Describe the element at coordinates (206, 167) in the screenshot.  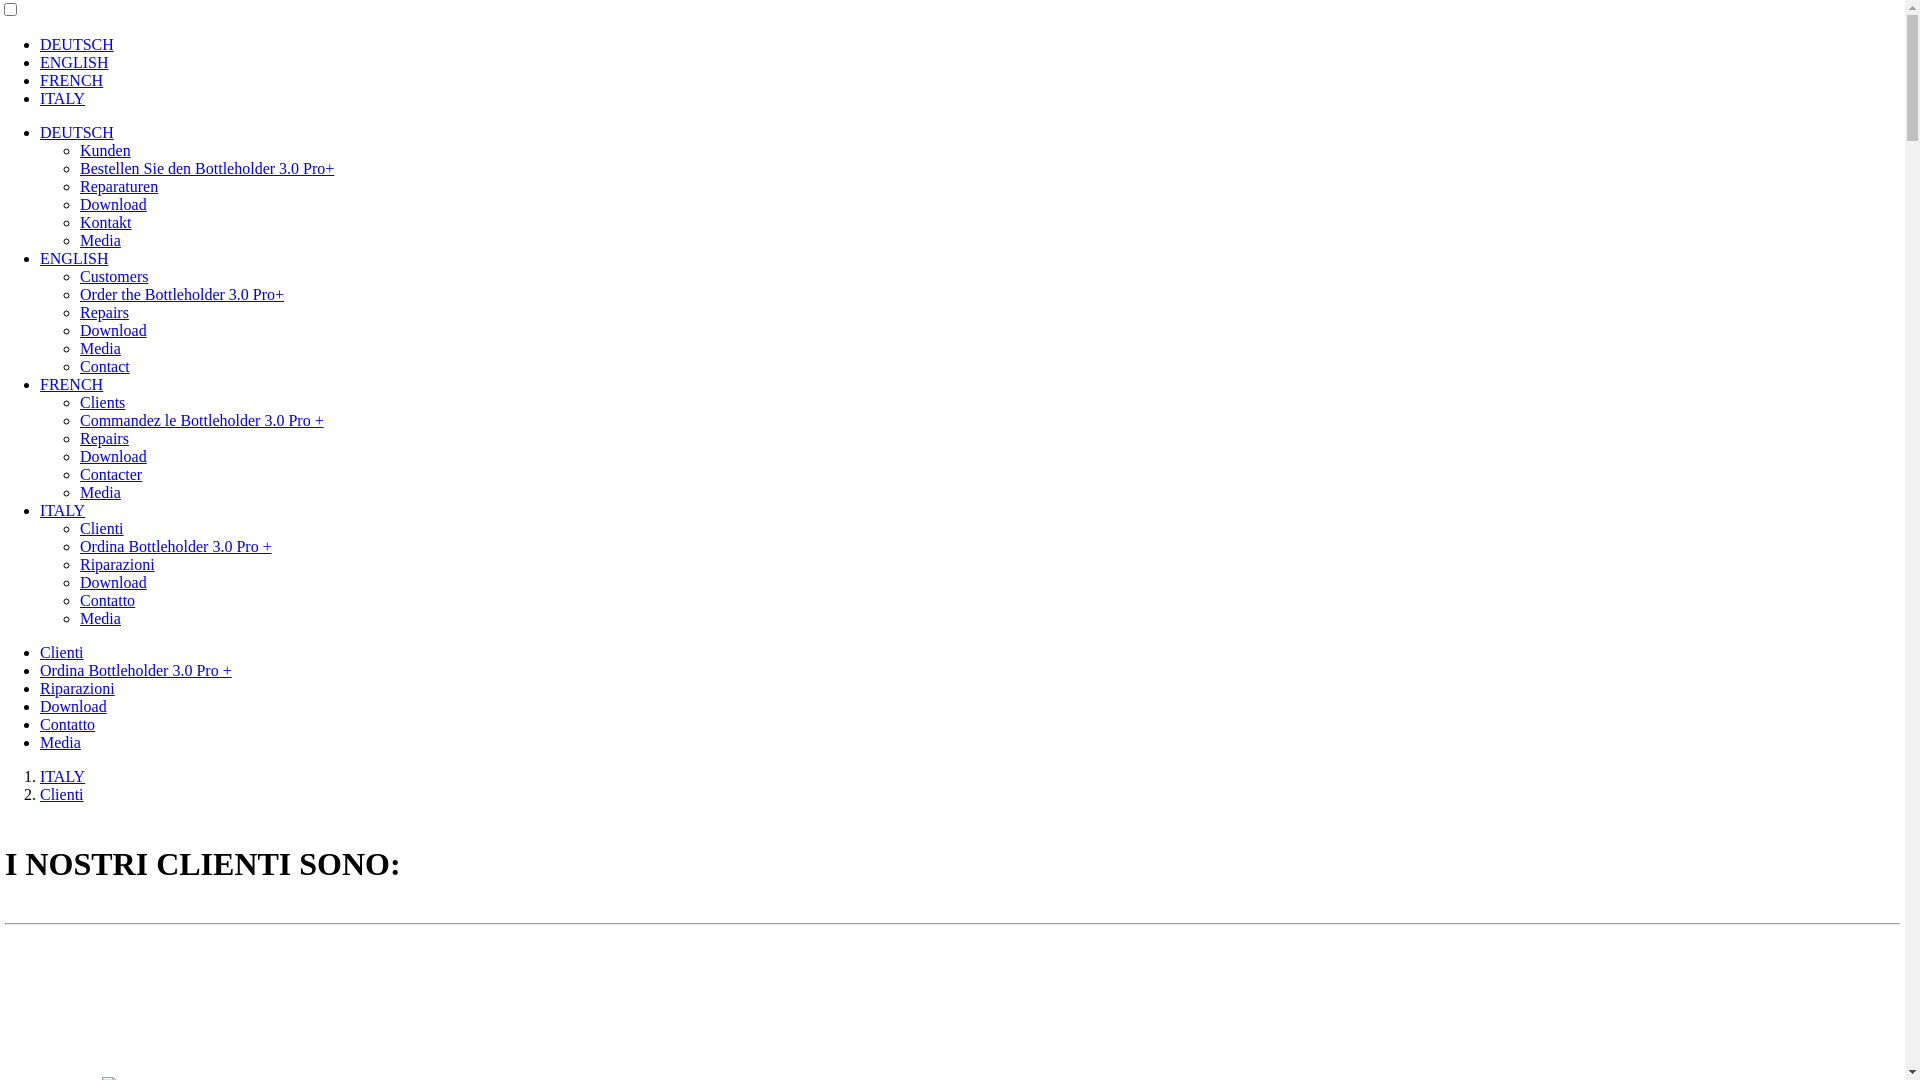
I see `'Bestellen Sie den Bottleholder 3.0 Pro+'` at that location.